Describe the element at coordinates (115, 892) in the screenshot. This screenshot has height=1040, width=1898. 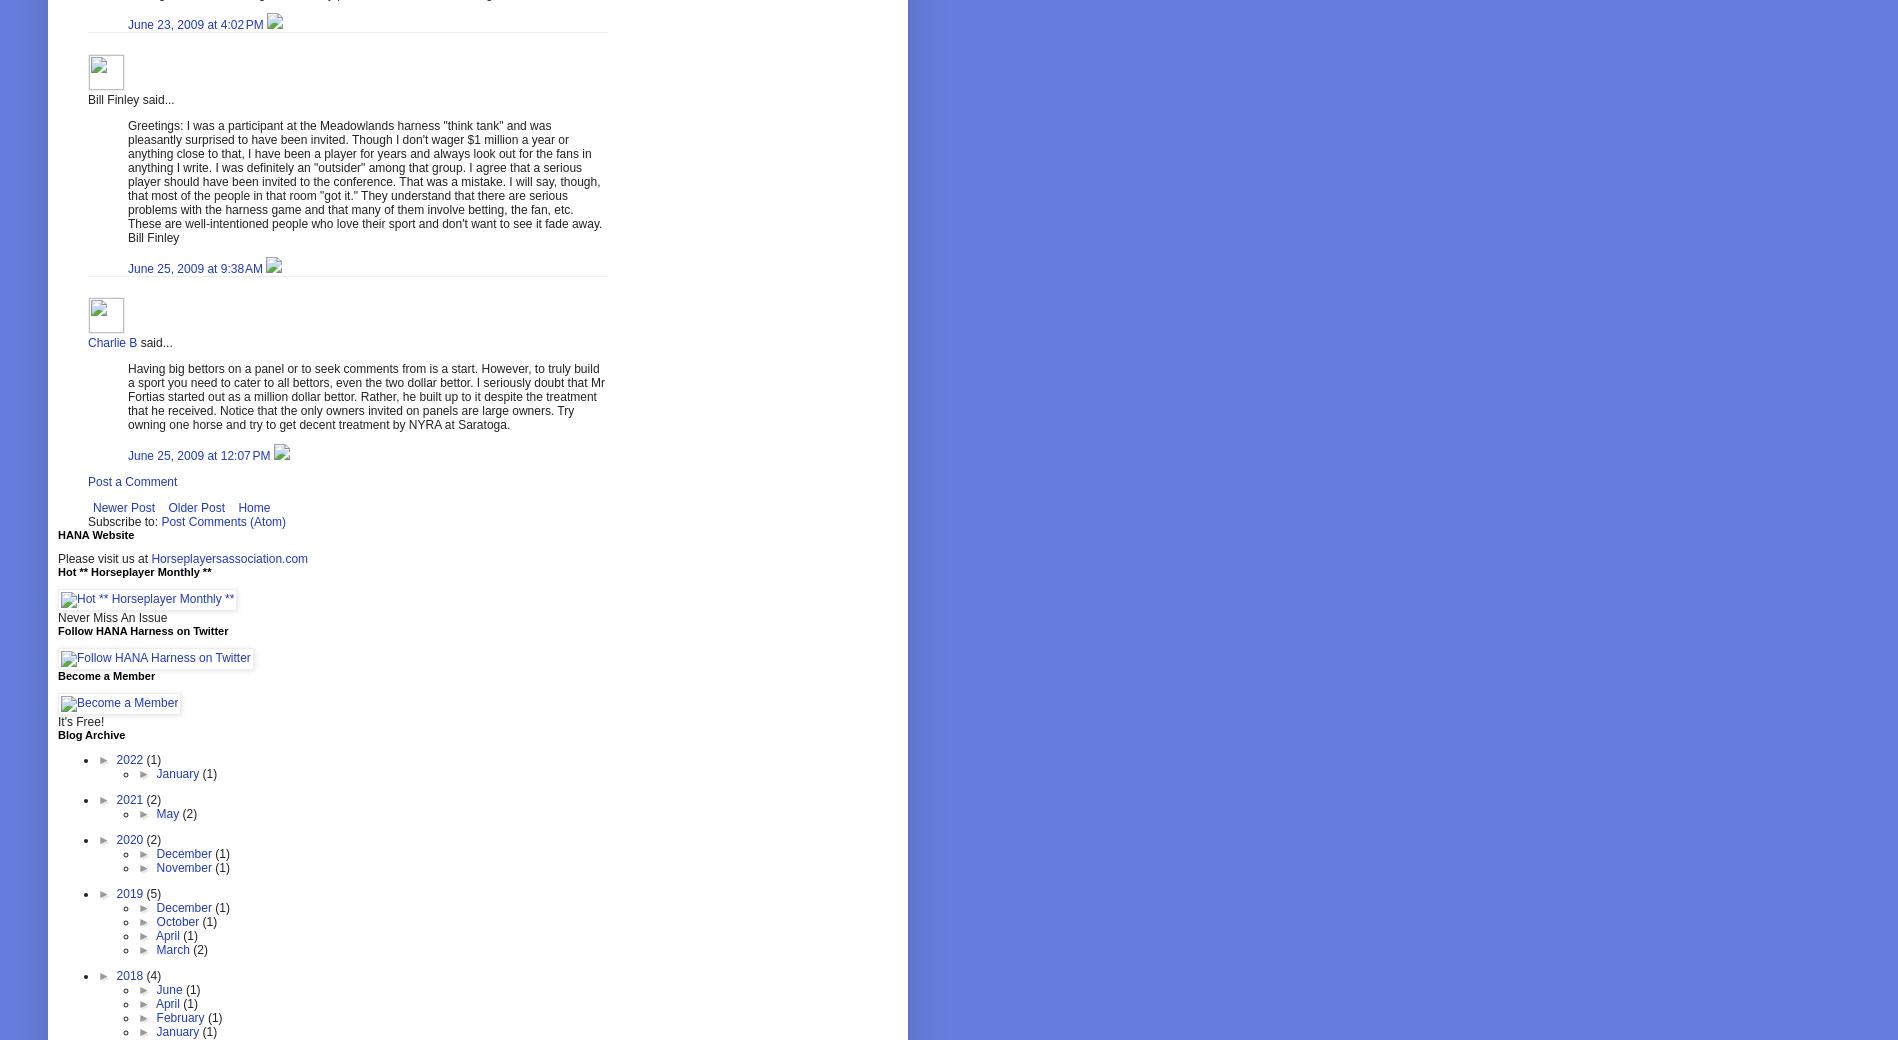
I see `'2019'` at that location.